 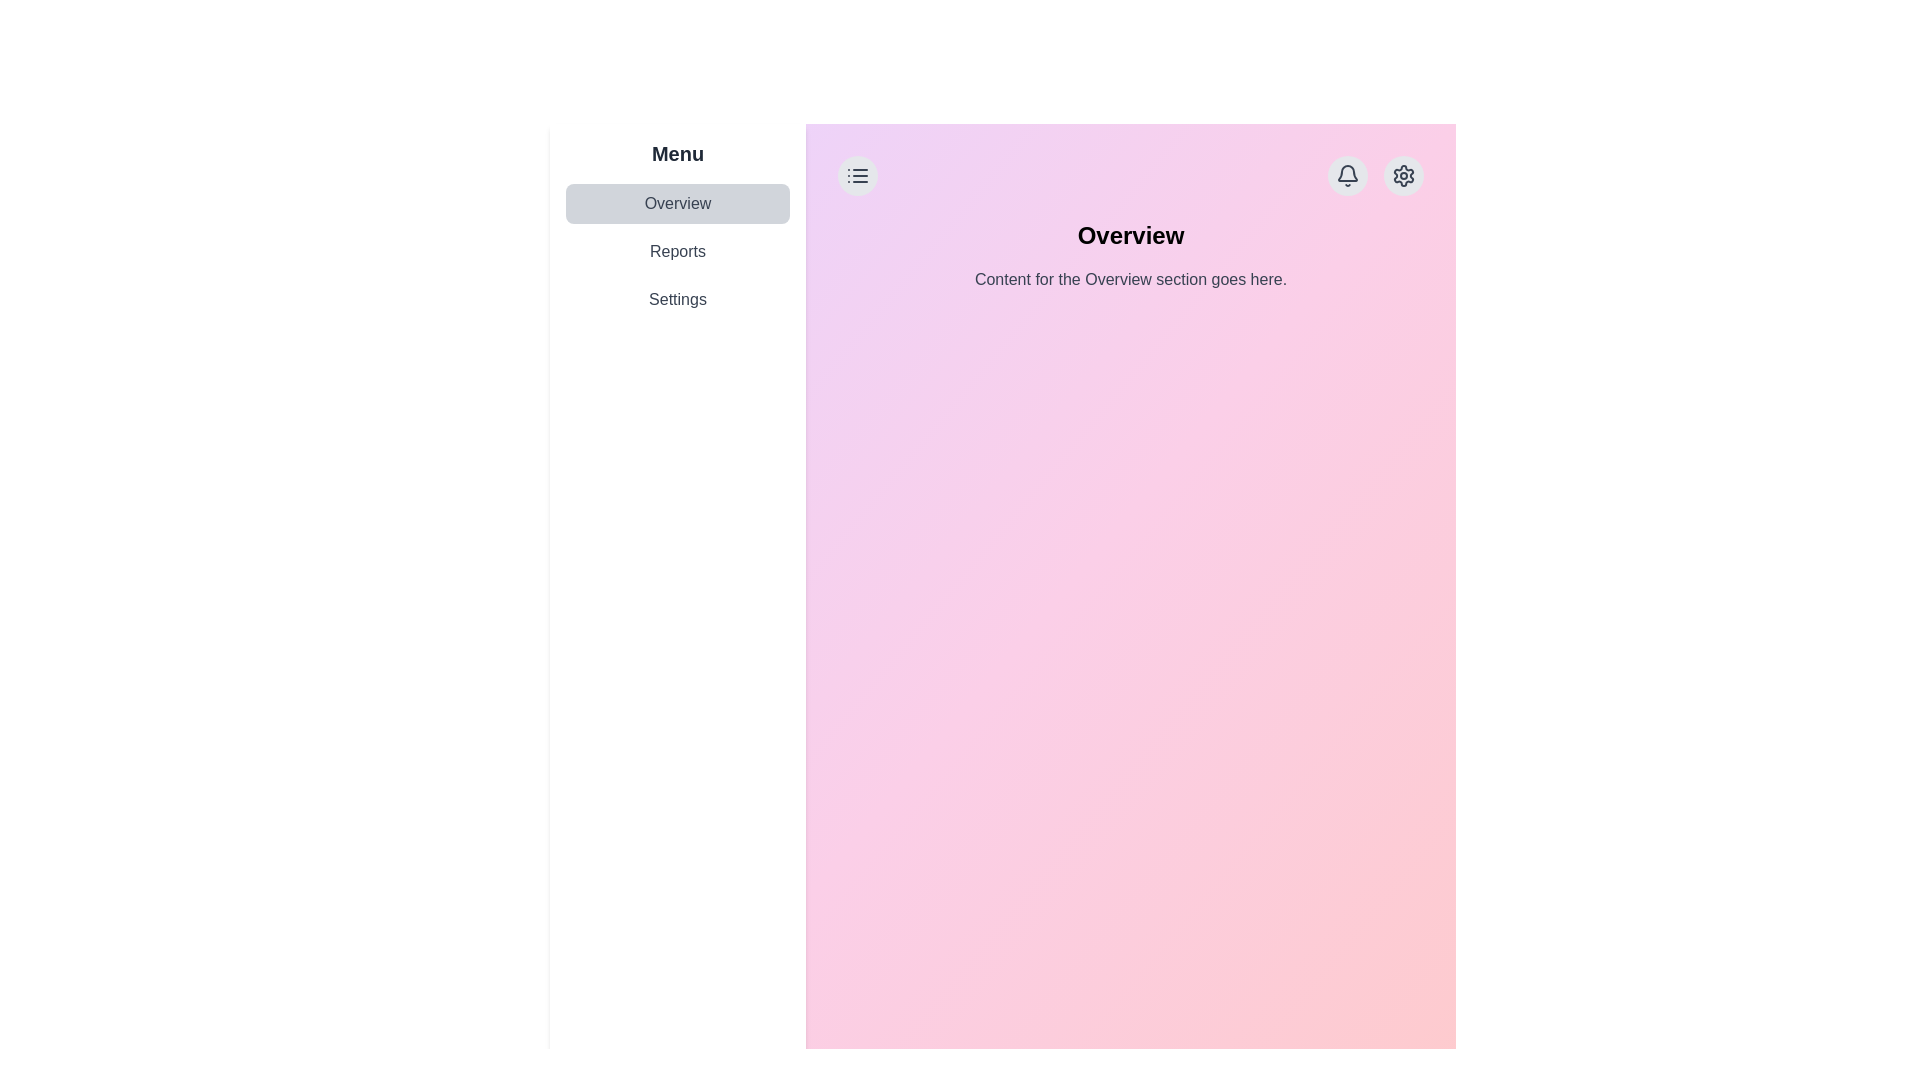 I want to click on the circular settings button with a gear-shaped icon located in the top-right corner of the main content area to change its appearance, so click(x=1402, y=175).